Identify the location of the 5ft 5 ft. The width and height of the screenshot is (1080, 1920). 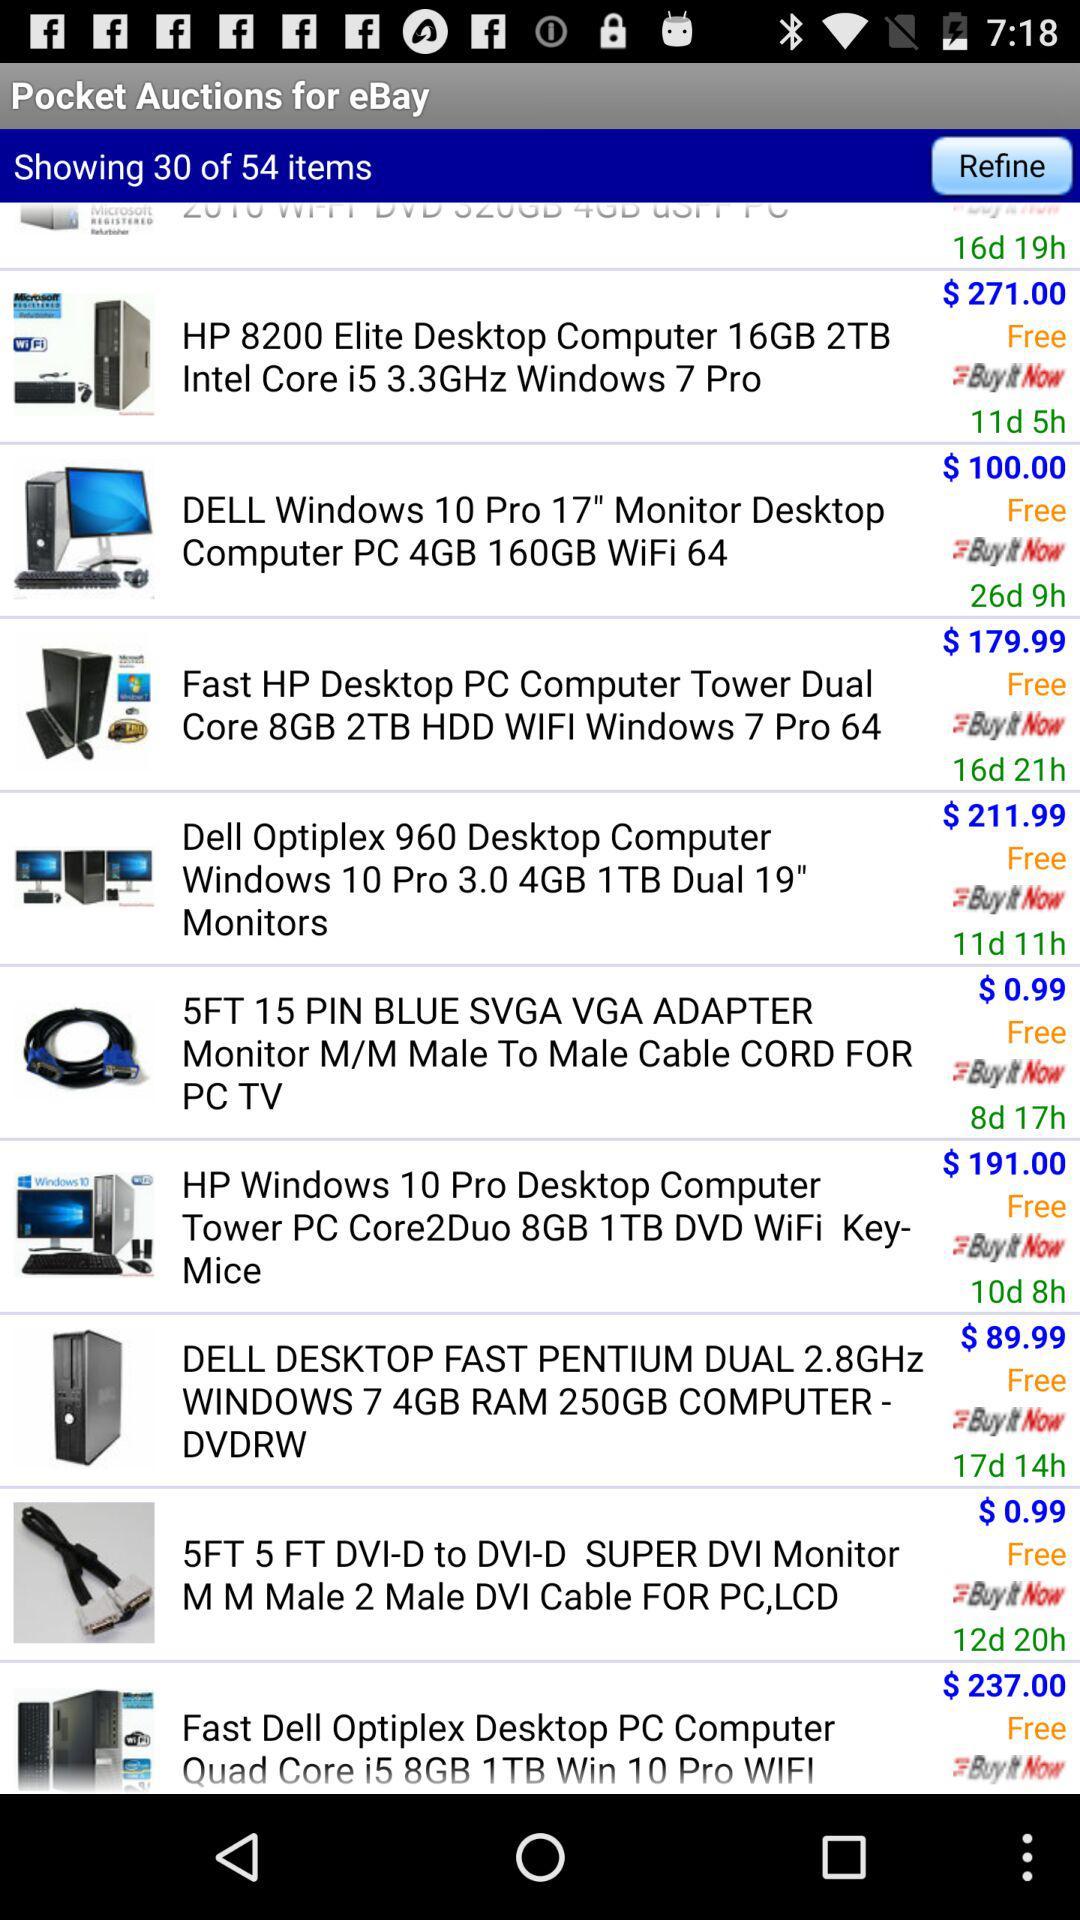
(559, 1572).